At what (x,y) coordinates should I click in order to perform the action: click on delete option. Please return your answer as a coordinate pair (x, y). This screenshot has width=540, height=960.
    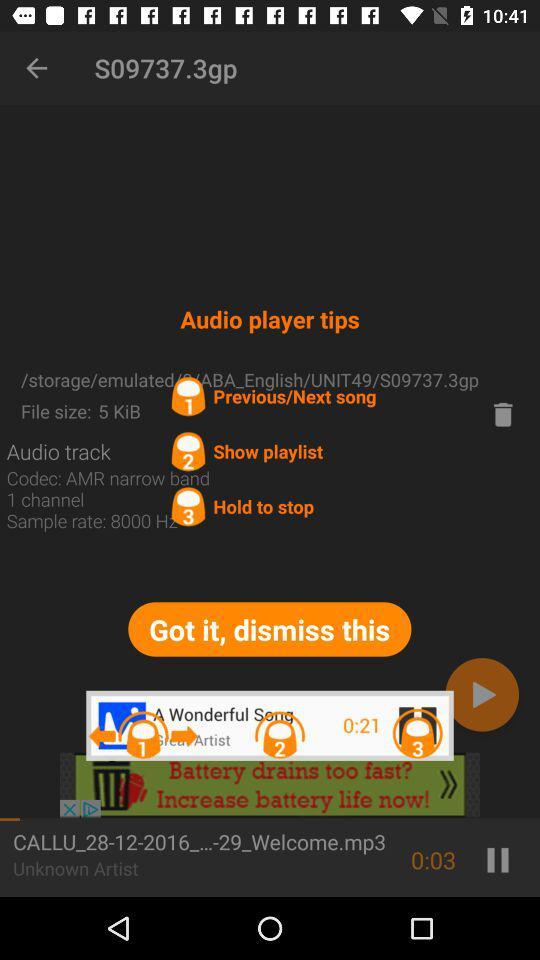
    Looking at the image, I should click on (502, 413).